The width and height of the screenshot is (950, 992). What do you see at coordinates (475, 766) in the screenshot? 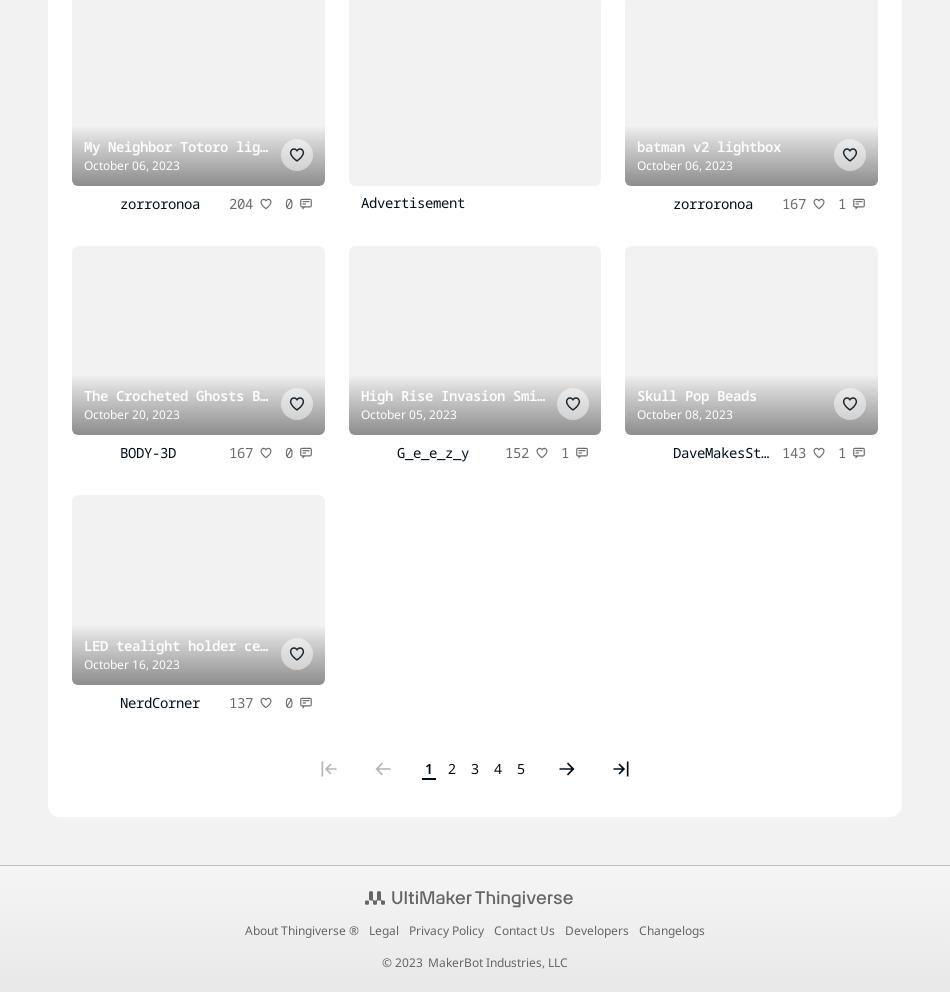
I see `'3'` at bounding box center [475, 766].